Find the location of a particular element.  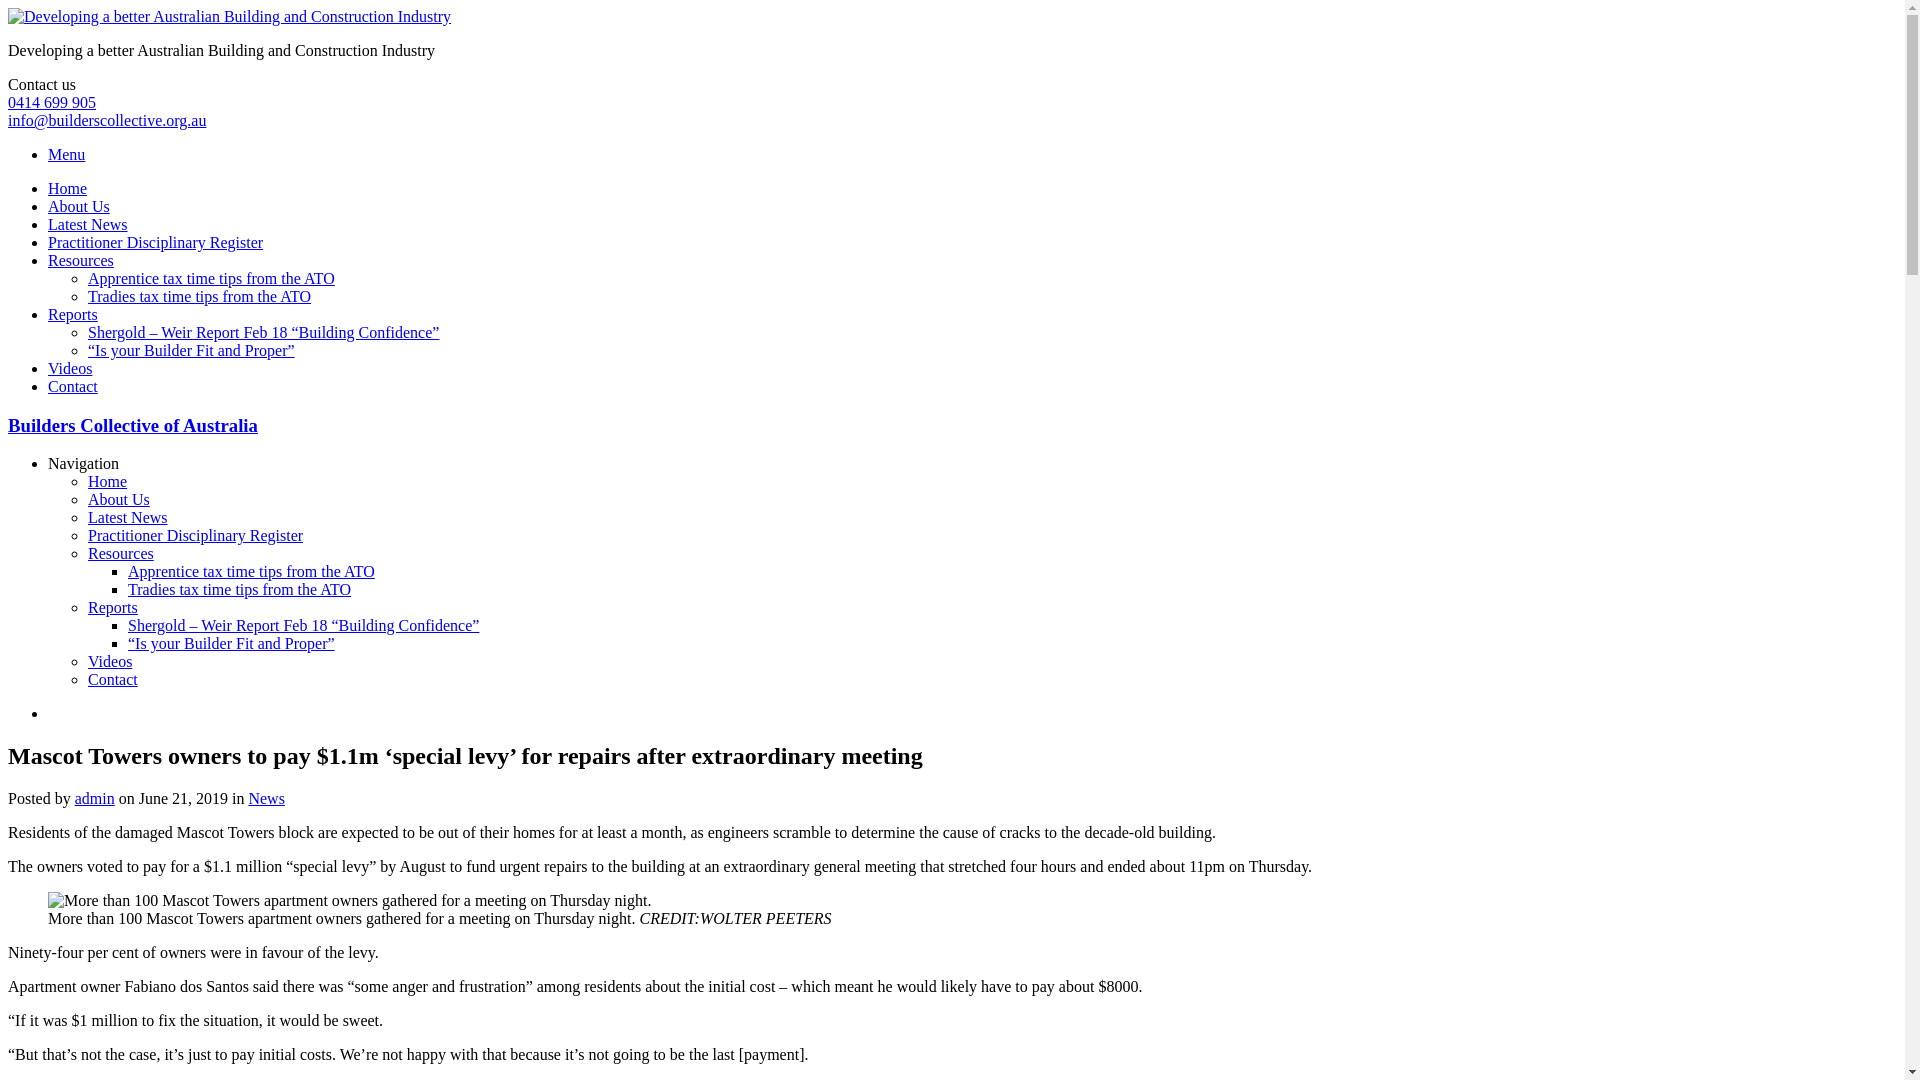

'Reports' is located at coordinates (48, 314).